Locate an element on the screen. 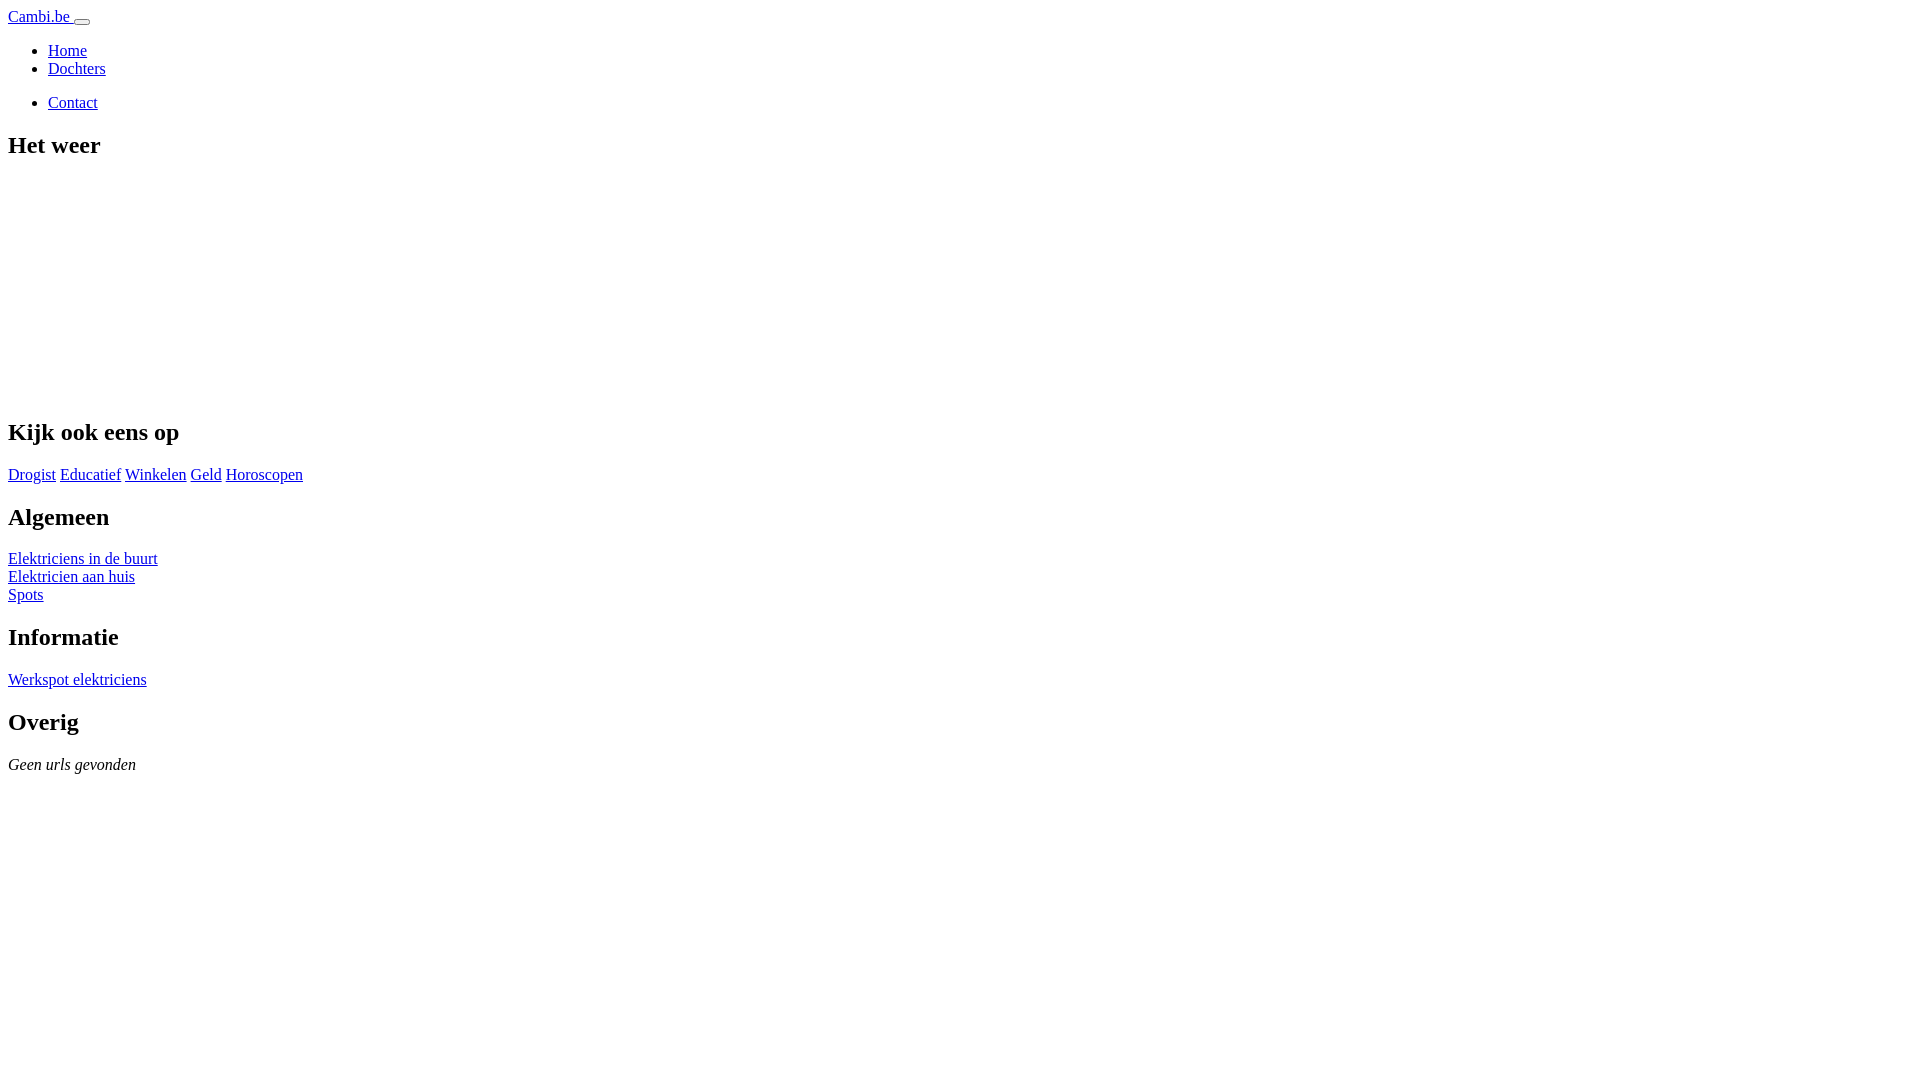 Image resolution: width=1920 pixels, height=1080 pixels. 'Geld' is located at coordinates (206, 474).